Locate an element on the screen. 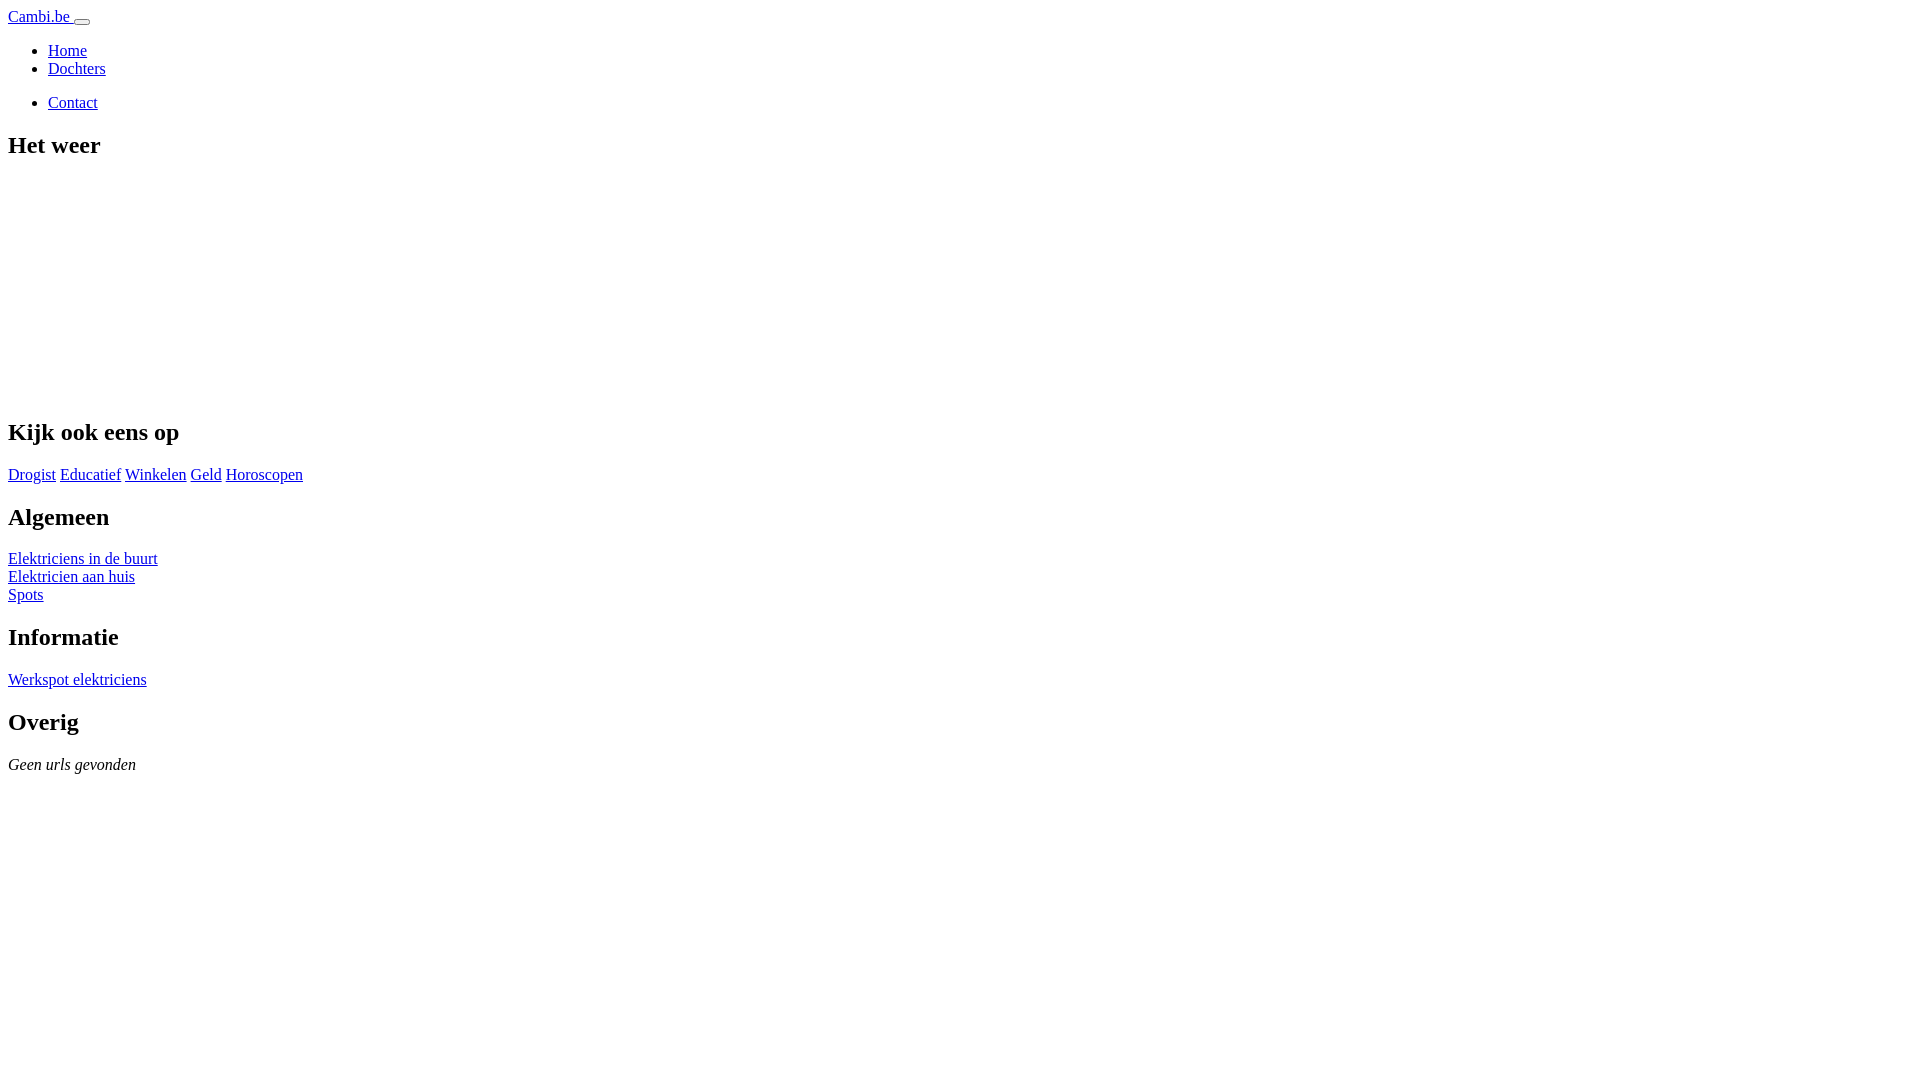 Image resolution: width=1920 pixels, height=1080 pixels. 'Geld' is located at coordinates (206, 474).